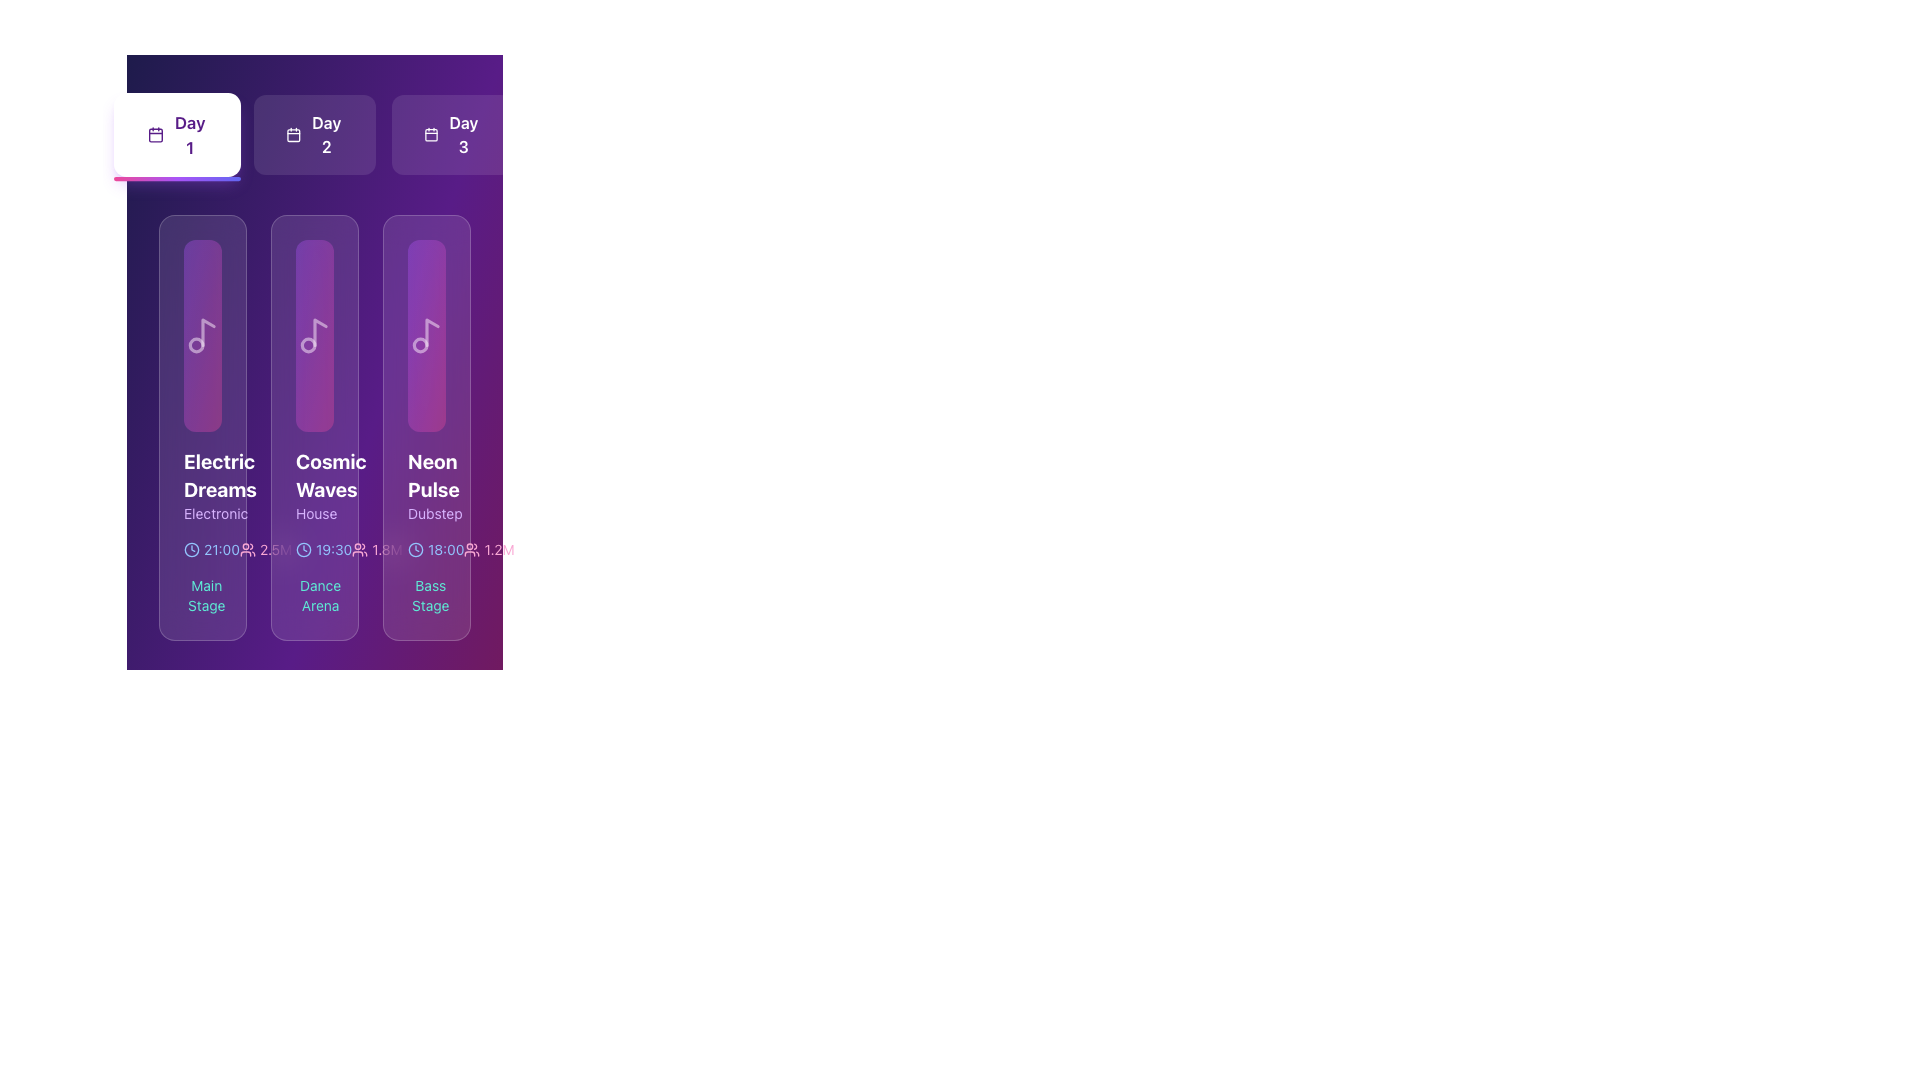 Image resolution: width=1920 pixels, height=1080 pixels. I want to click on the 'Day 1' tab label, which is a bold text label within a segmented tab control, so click(190, 135).